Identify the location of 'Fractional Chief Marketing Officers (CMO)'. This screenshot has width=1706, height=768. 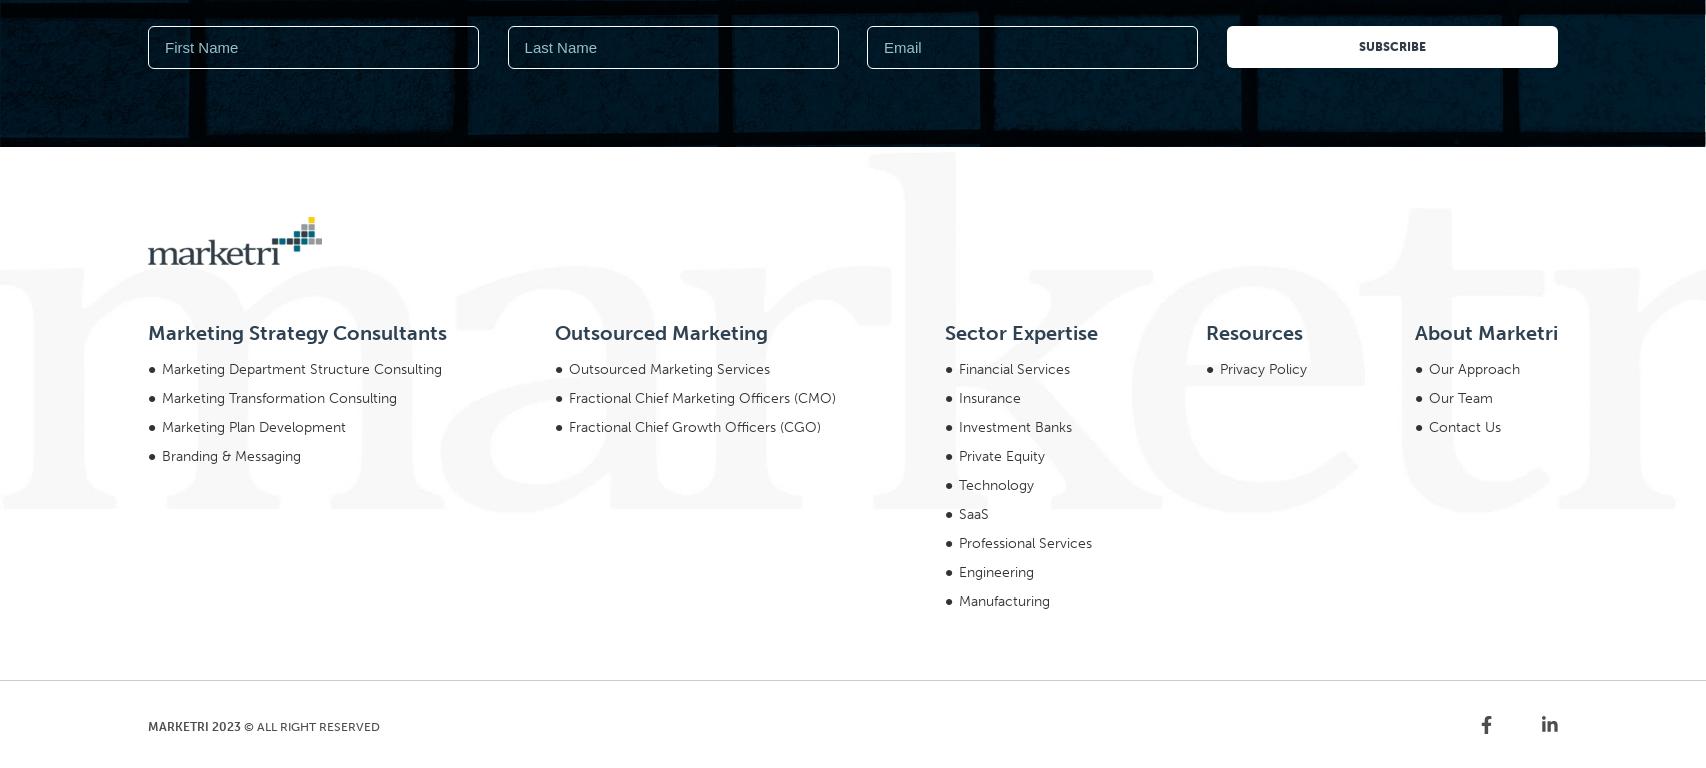
(701, 125).